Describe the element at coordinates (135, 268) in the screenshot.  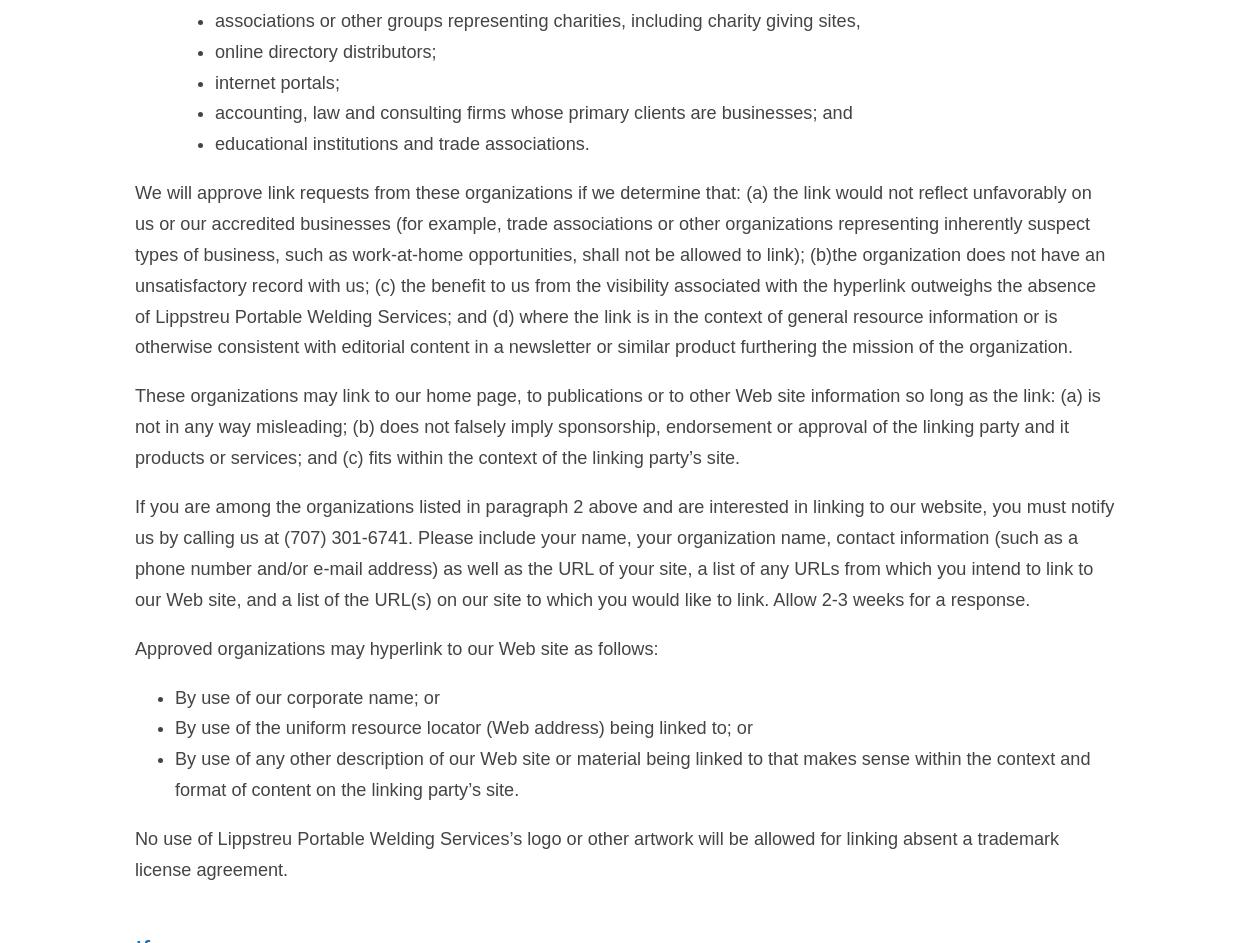
I see `'We will approve link requests from these organizations if we determine that: (a) the link would not reflect unfavorably on us or our accredited businesses (for example, trade associations or other organizations representing inherently suspect types of business, such as work-at-home opportunities, shall not be allowed to link); (b)the organization does not have an unsatisfactory record with us; (c) the benefit to us from the visibility associated with the hyperlink outweighs the absence of Lippstreu Portable Welding Services; and (d) where the link is in the context of general resource information or is otherwise consistent with editorial content in a newsletter or similar product furthering the mission of the organization.'` at that location.